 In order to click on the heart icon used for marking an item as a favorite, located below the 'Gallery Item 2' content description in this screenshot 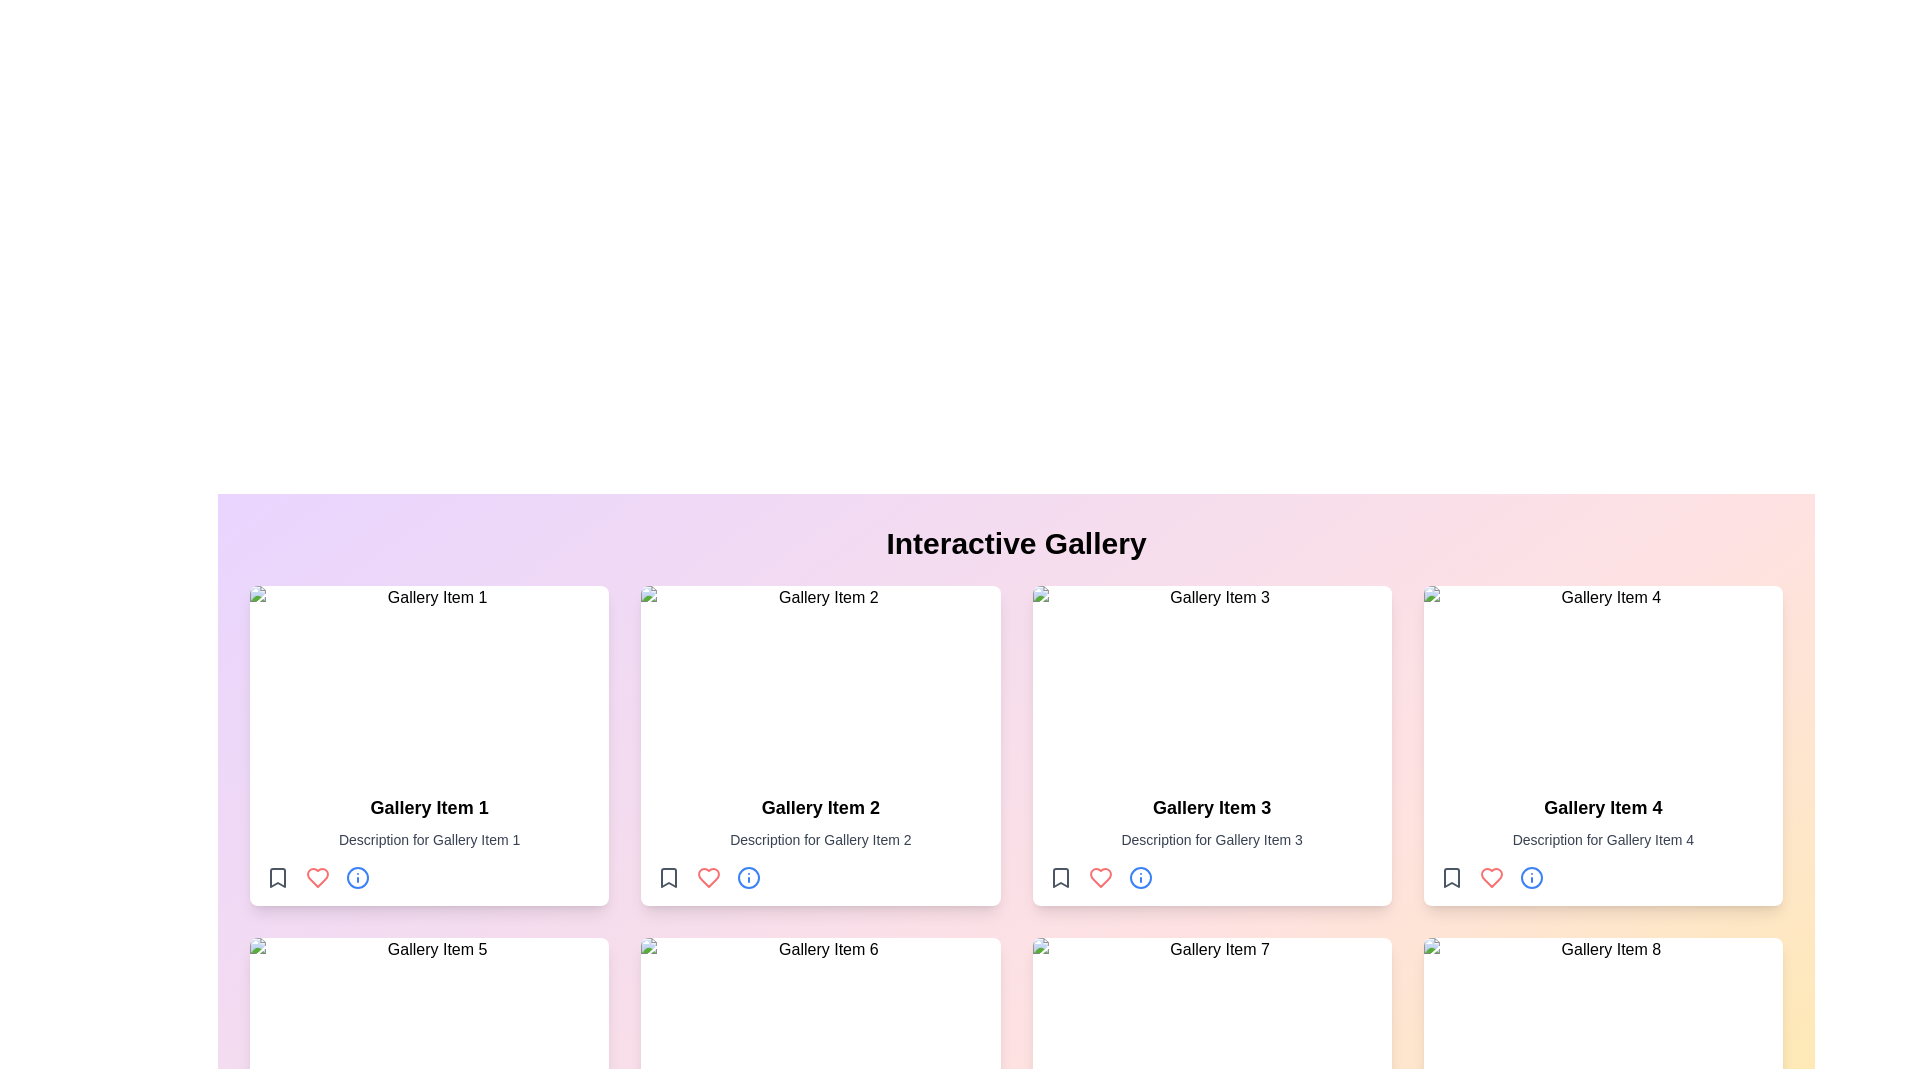, I will do `click(709, 877)`.